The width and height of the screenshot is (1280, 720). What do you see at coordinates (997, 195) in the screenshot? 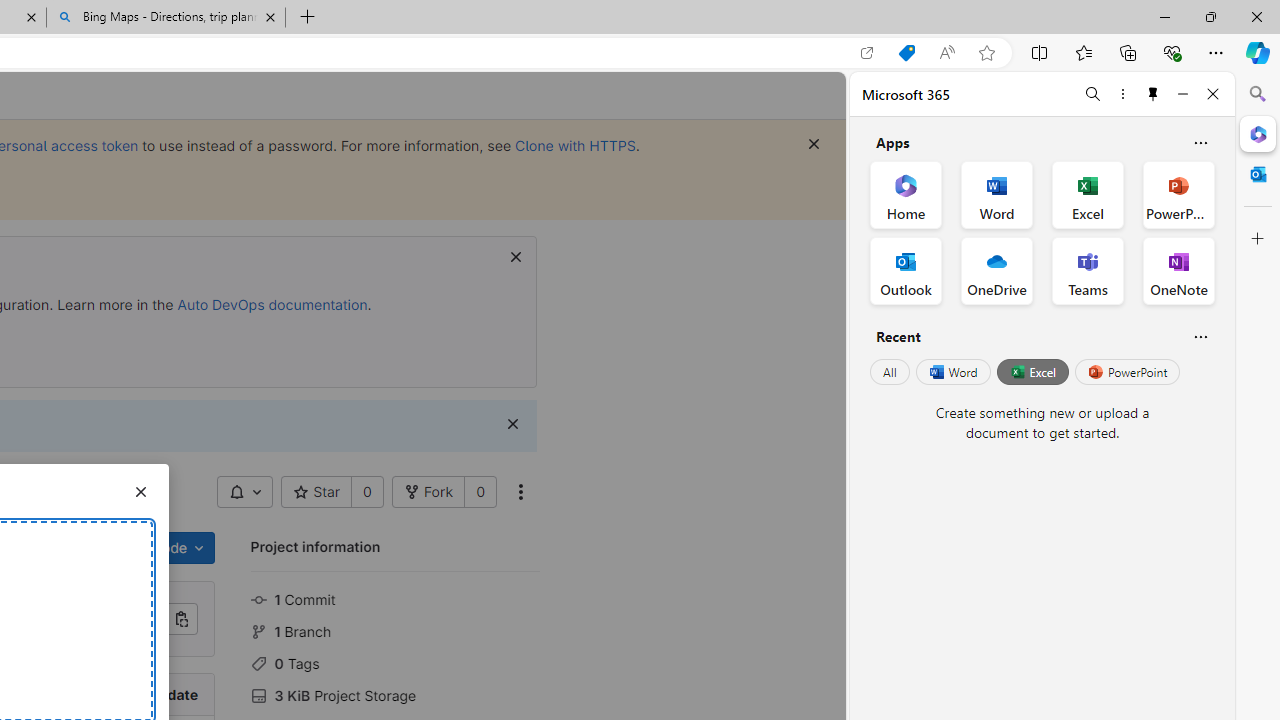
I see `'Word Office App'` at bounding box center [997, 195].